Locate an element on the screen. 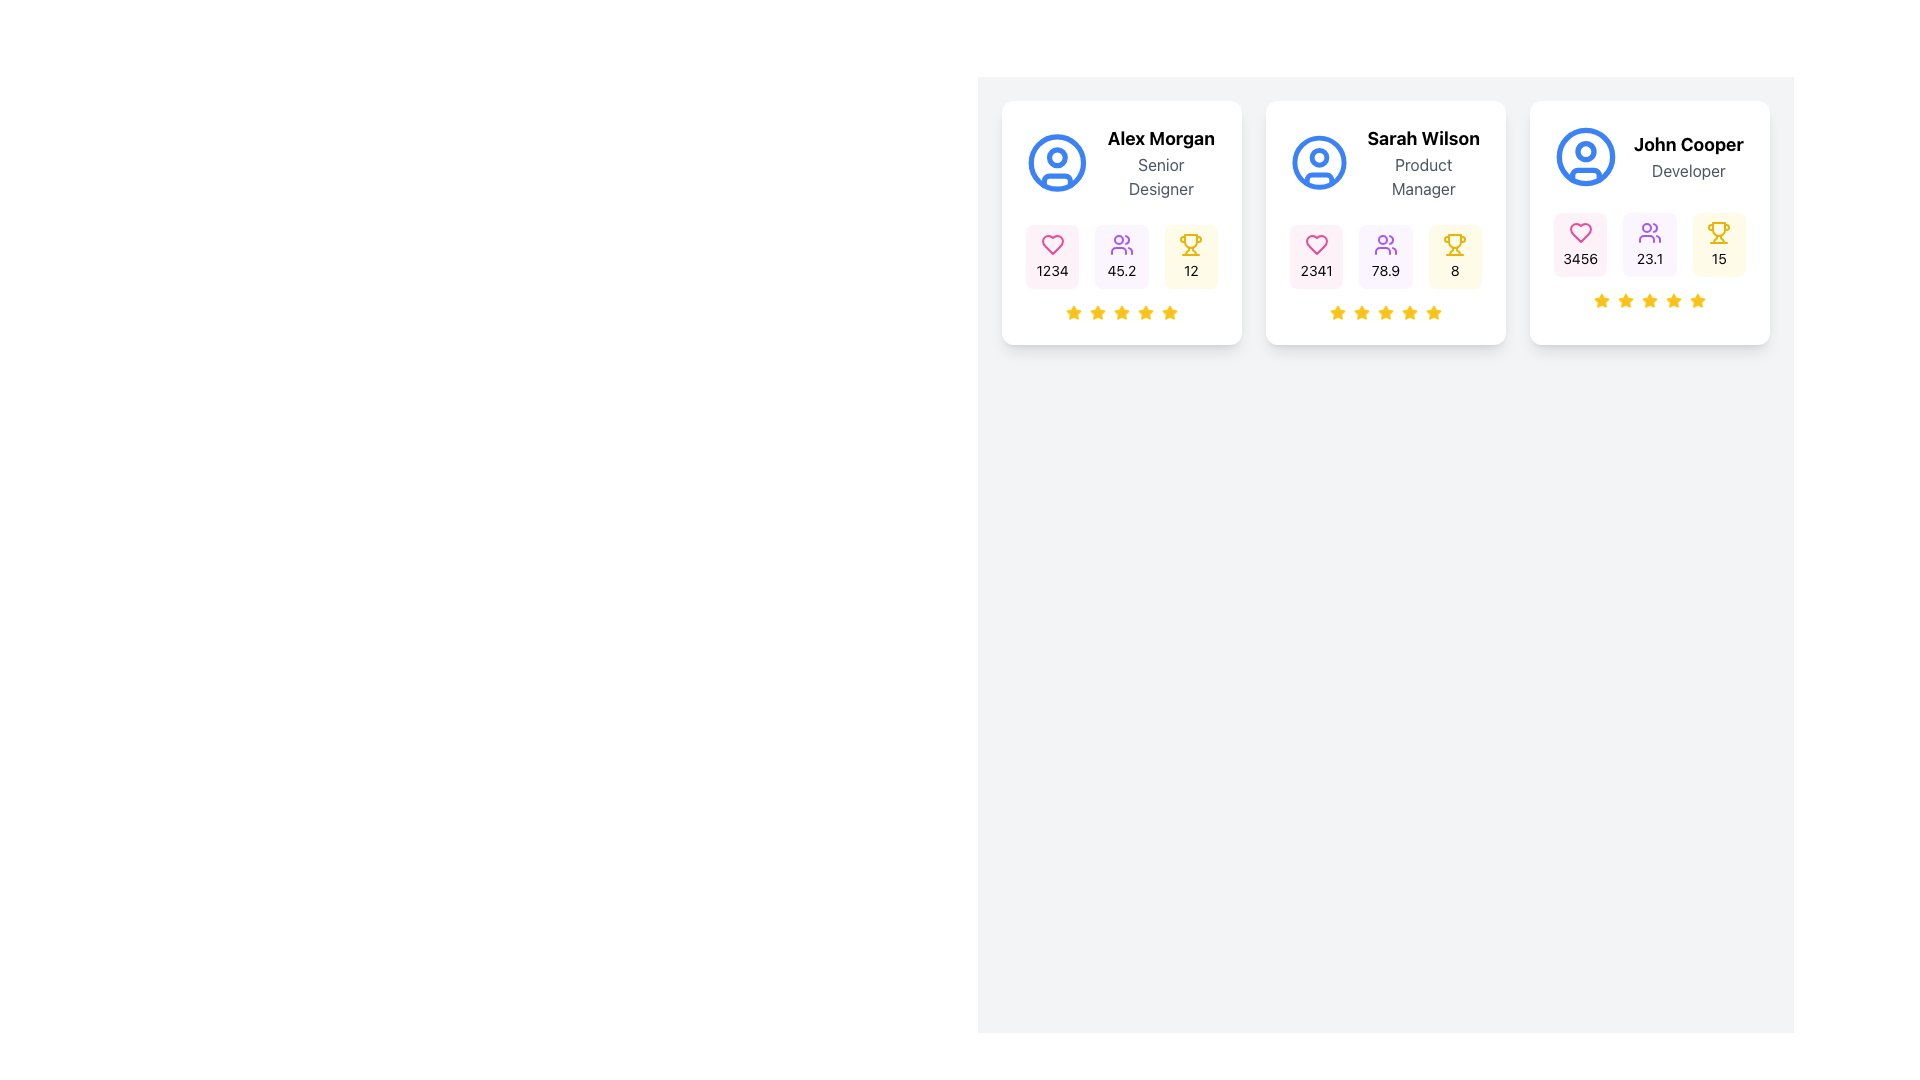 This screenshot has height=1080, width=1920. the rating level by focusing on the rating component represented by stars, located centrally below the text '15' is located at coordinates (1650, 300).